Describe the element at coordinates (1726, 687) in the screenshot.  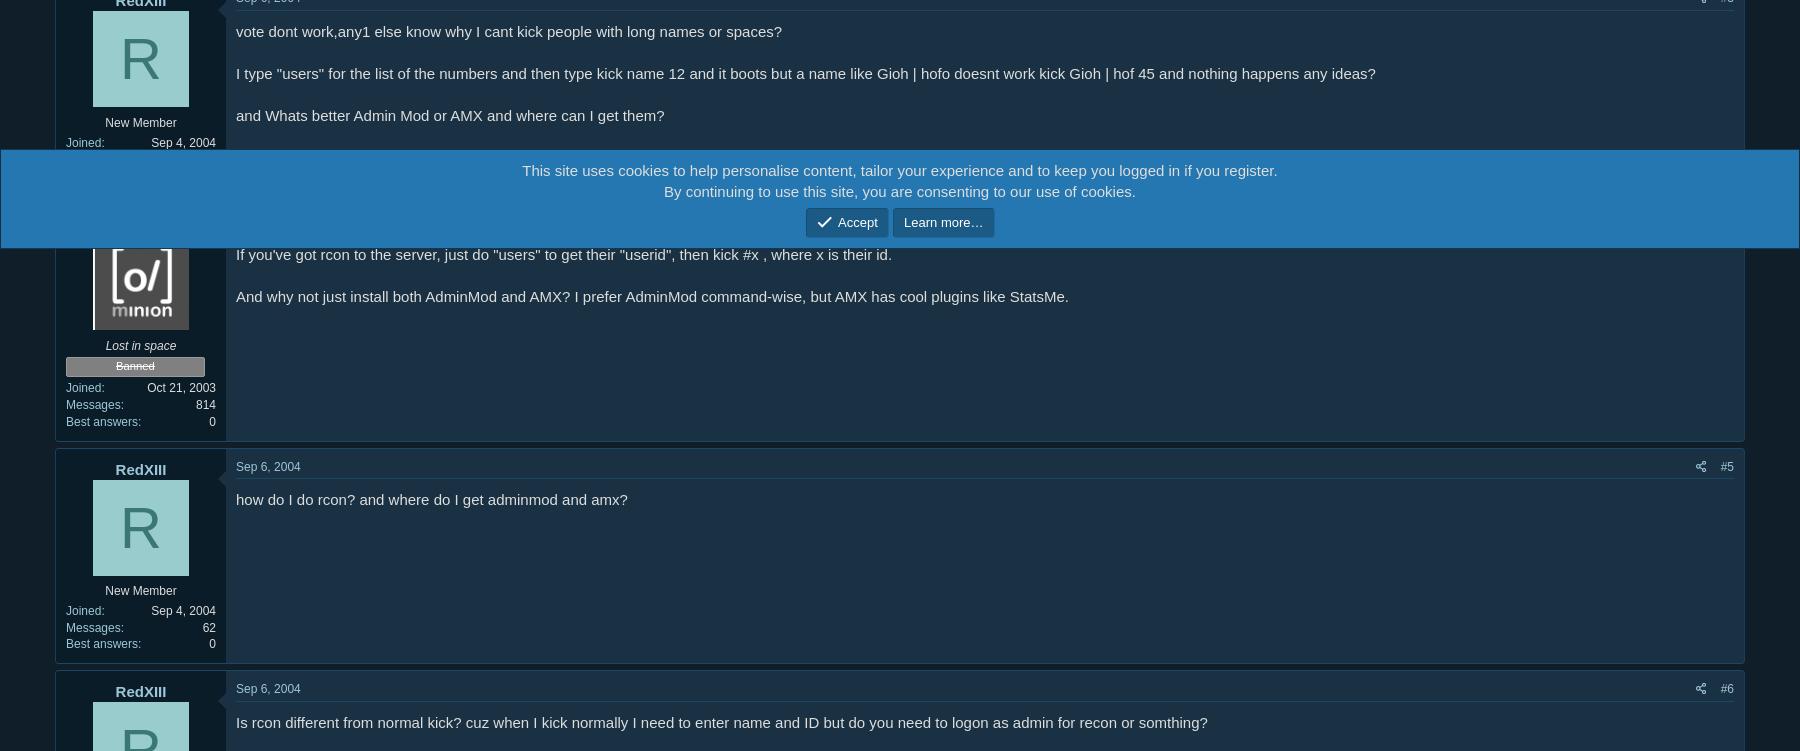
I see `'#6'` at that location.